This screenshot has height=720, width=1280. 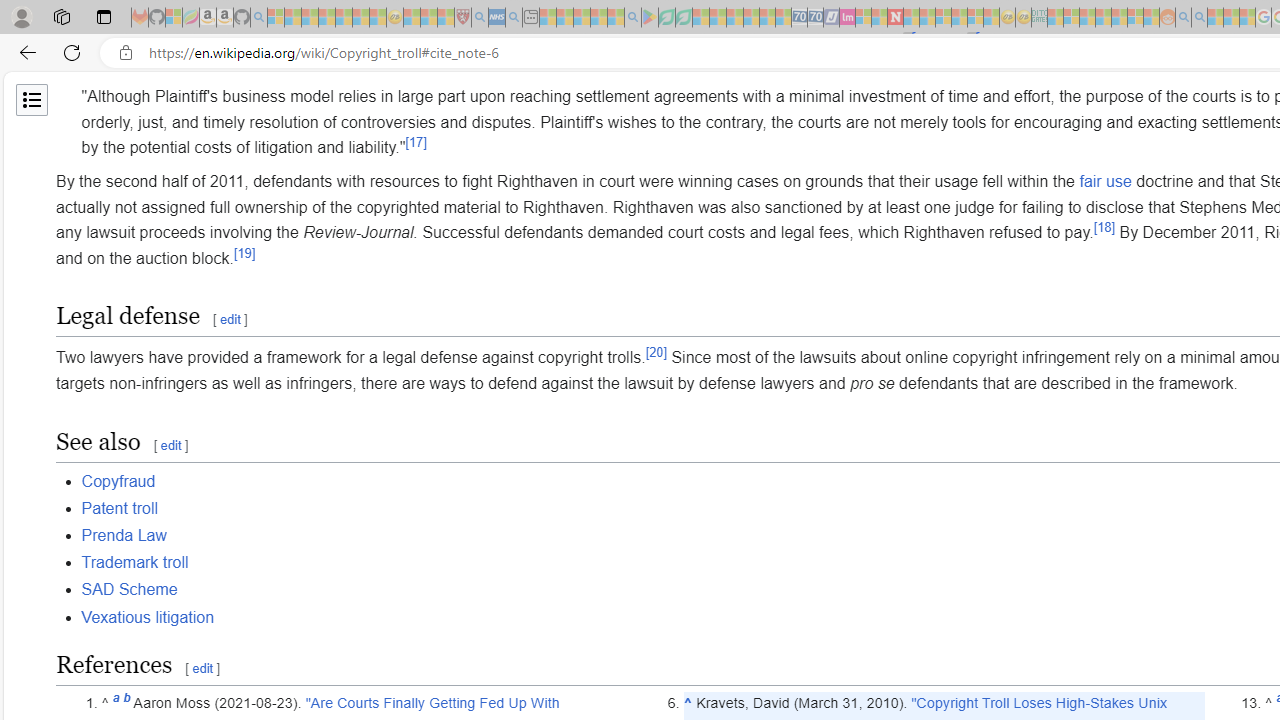 What do you see at coordinates (631, 17) in the screenshot?
I see `'google - Search - Sleeping'` at bounding box center [631, 17].